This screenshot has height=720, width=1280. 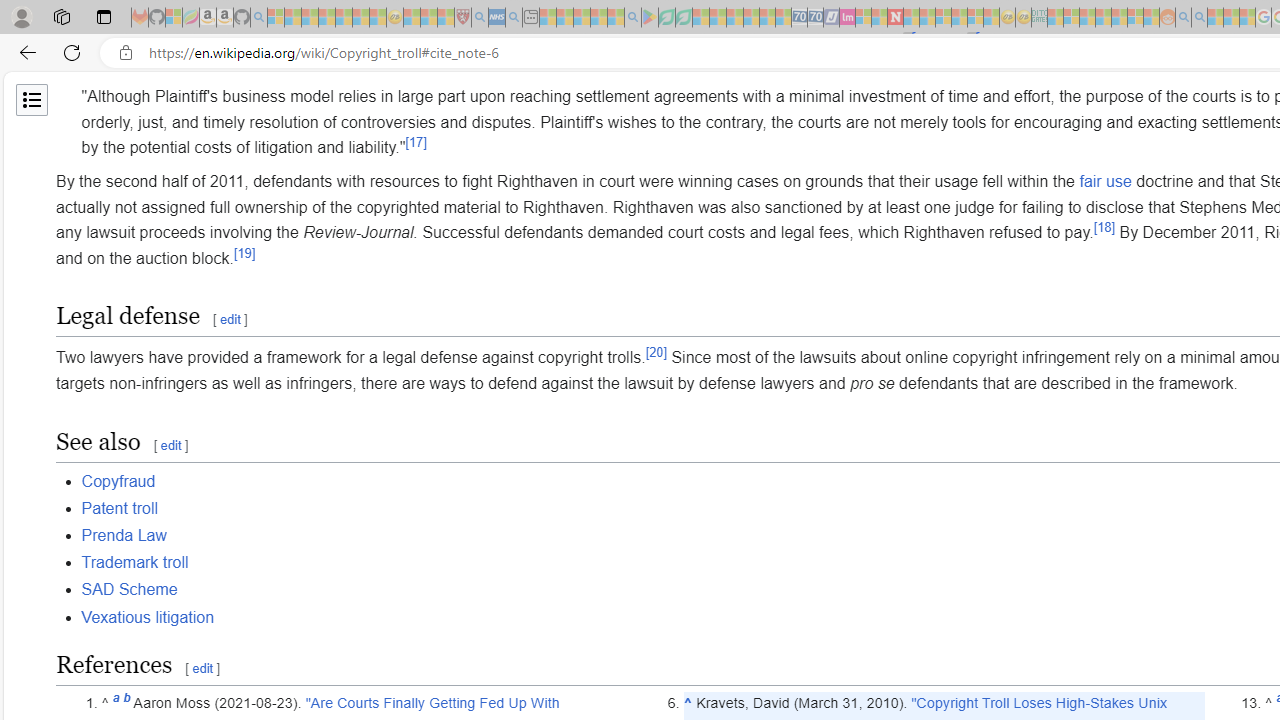 What do you see at coordinates (631, 17) in the screenshot?
I see `'google - Search - Sleeping'` at bounding box center [631, 17].